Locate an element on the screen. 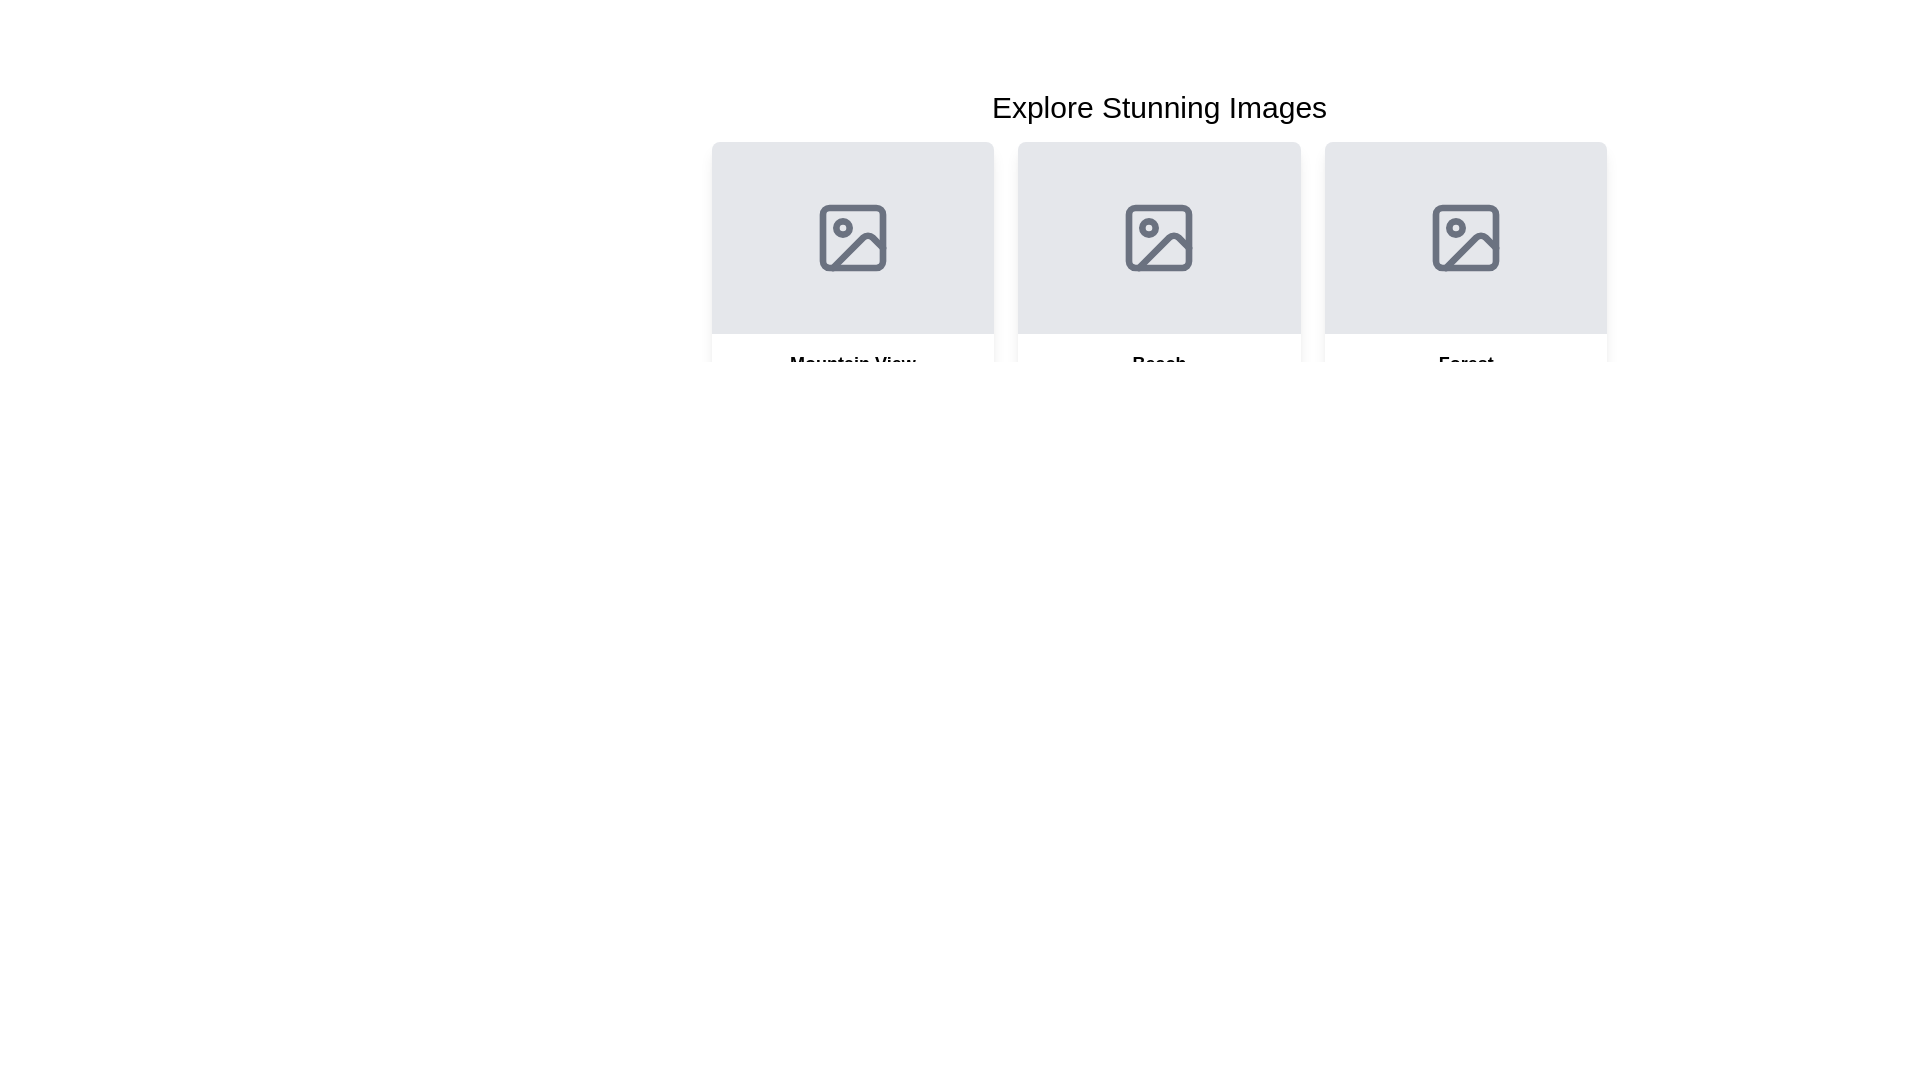  the content card titled 'Beach' in the middle of the grid layout for 'Explore Stunning Images' is located at coordinates (1159, 297).